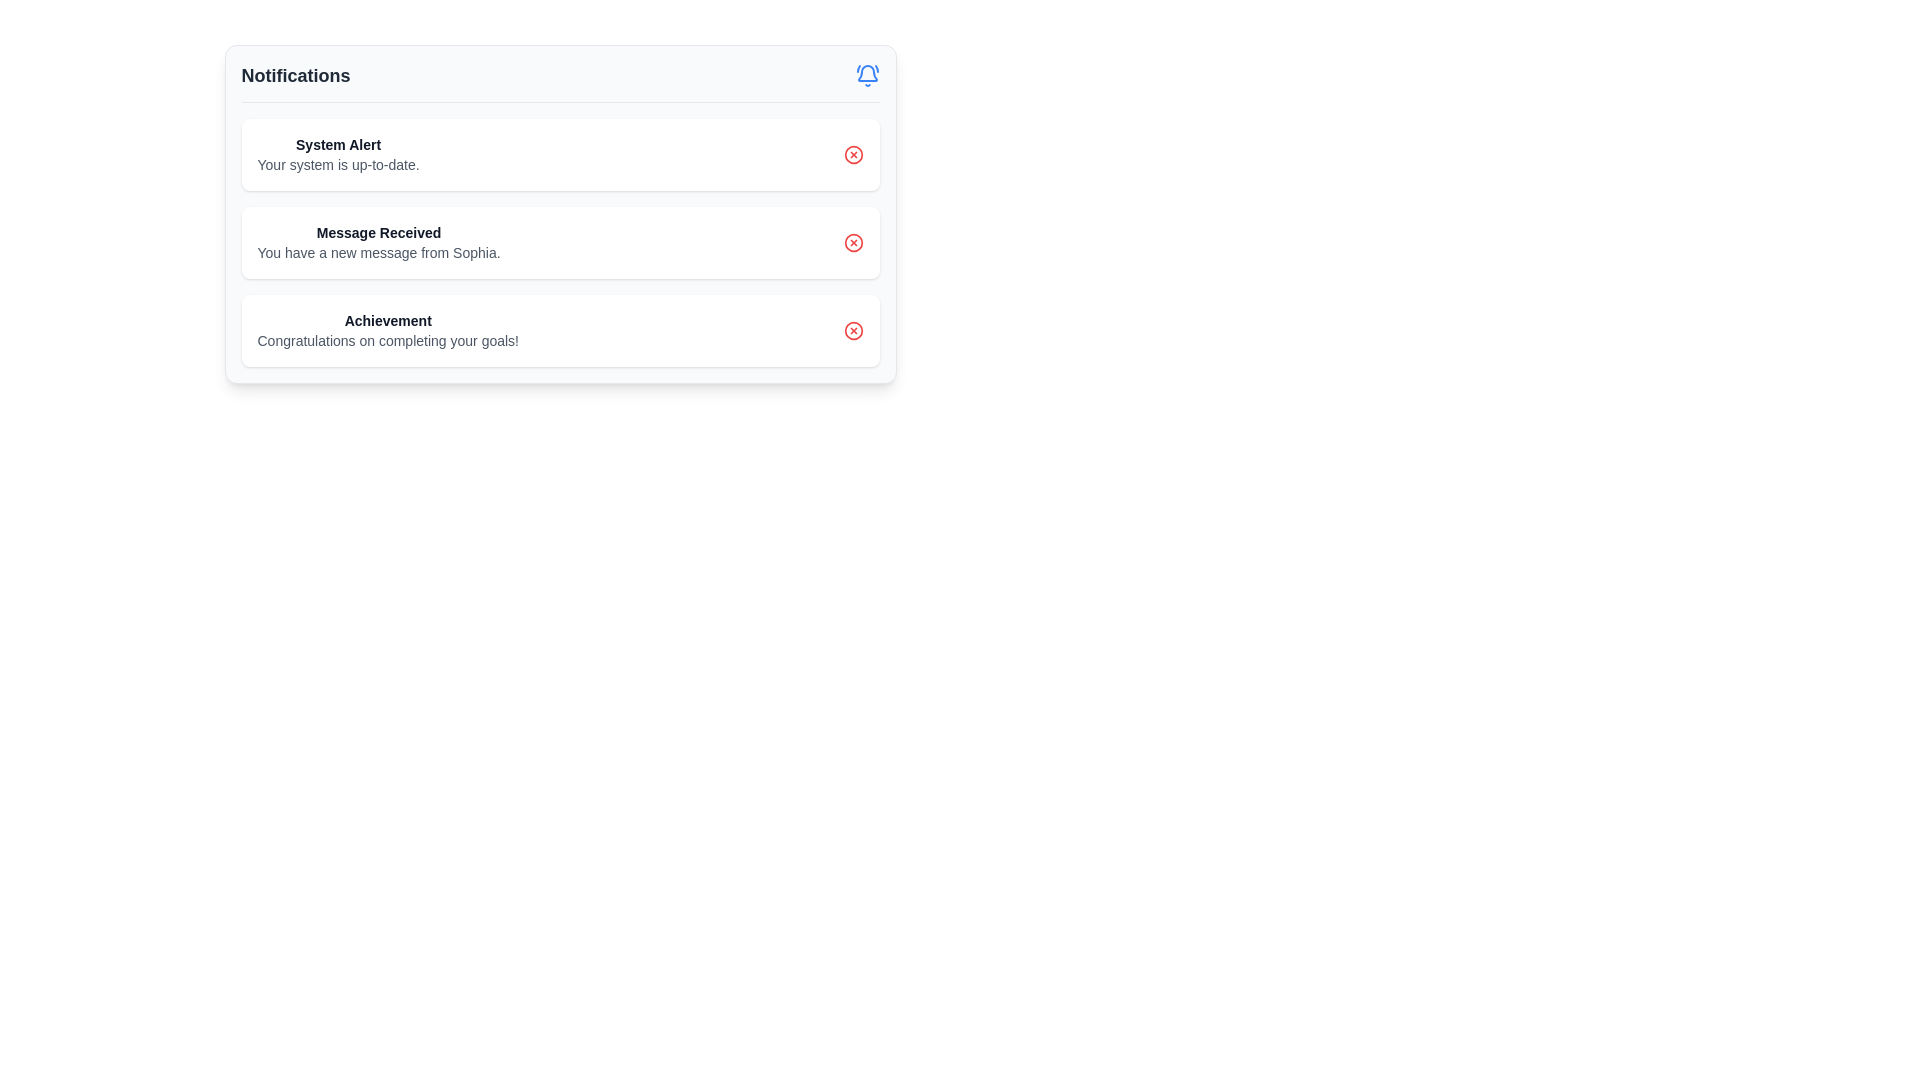 The width and height of the screenshot is (1920, 1080). What do you see at coordinates (560, 214) in the screenshot?
I see `the second notification card from the top in the vertically arranged list of notifications, which is positioned below the 'System Alert' card and above the 'Achievement' card` at bounding box center [560, 214].